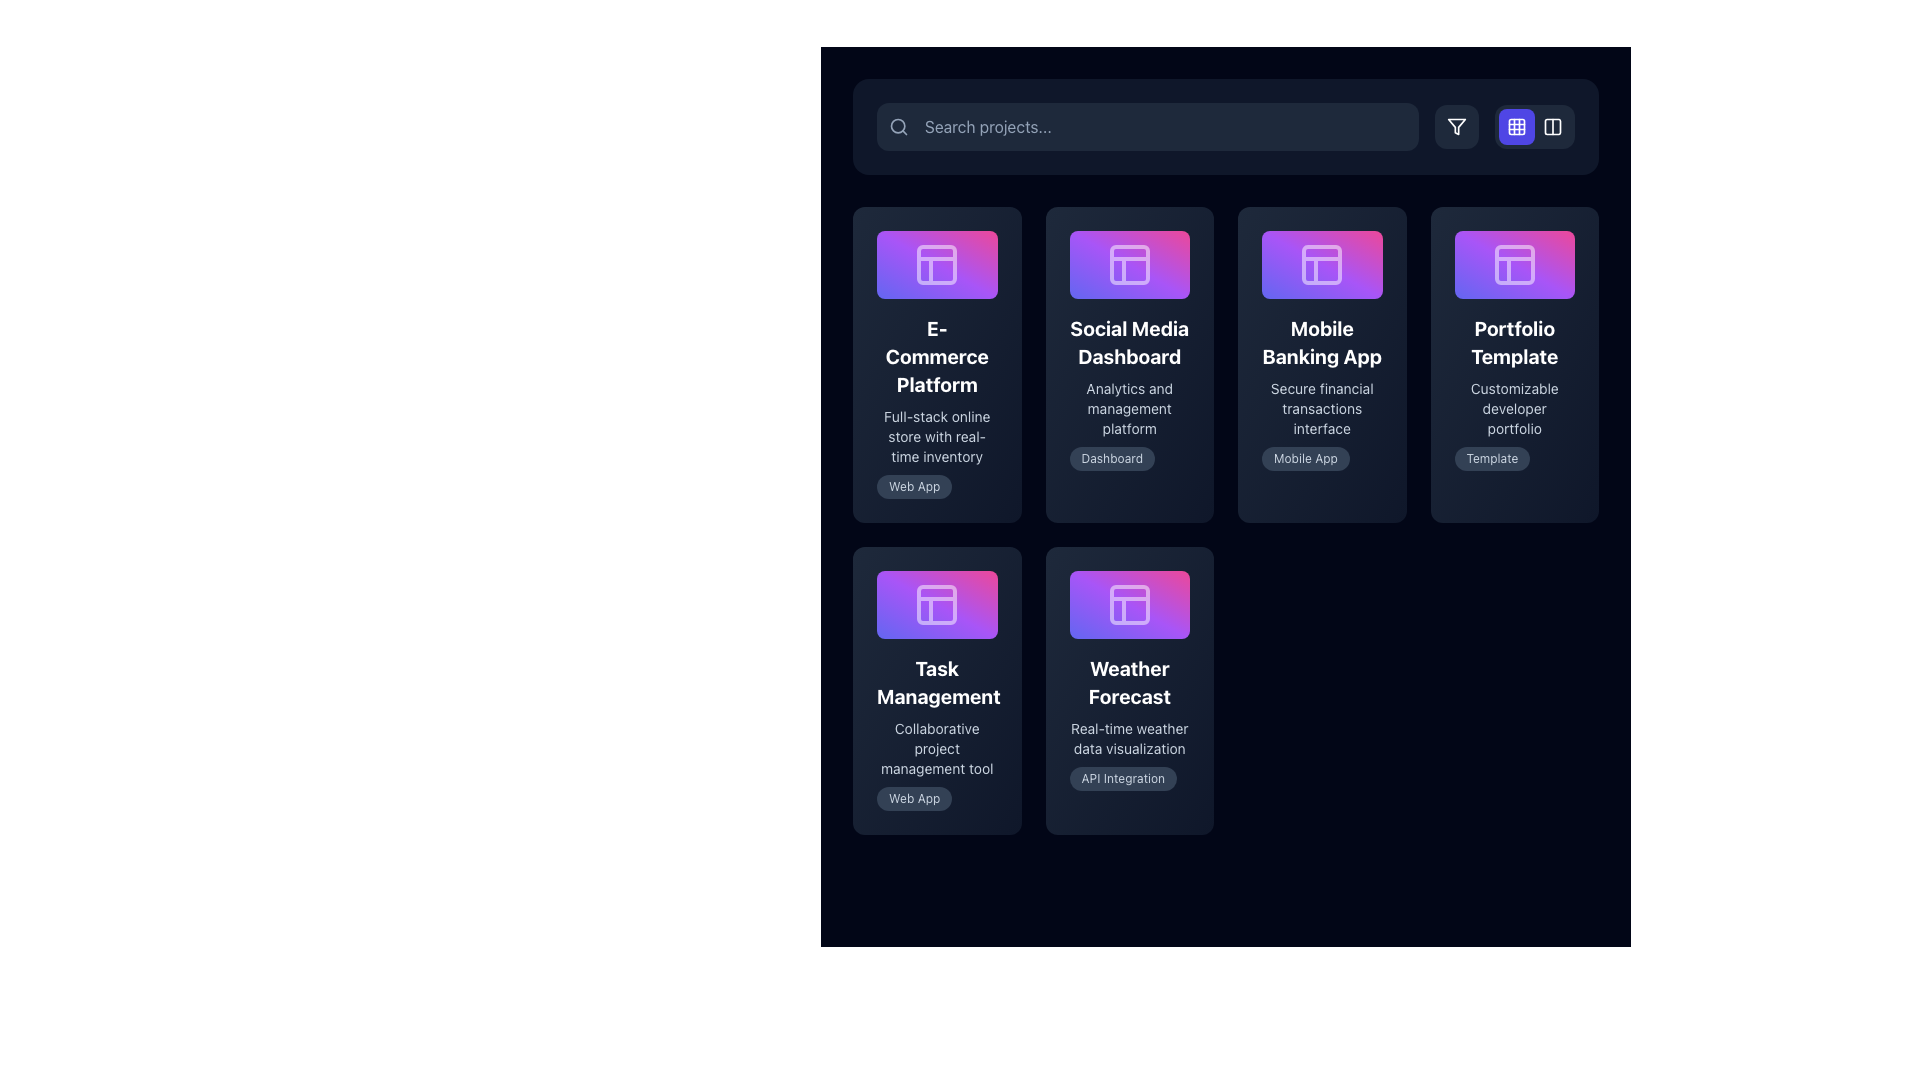 This screenshot has height=1080, width=1920. I want to click on the toggle button in the upper right corner of the interface to switch the view mode to a grid layout, so click(1534, 127).